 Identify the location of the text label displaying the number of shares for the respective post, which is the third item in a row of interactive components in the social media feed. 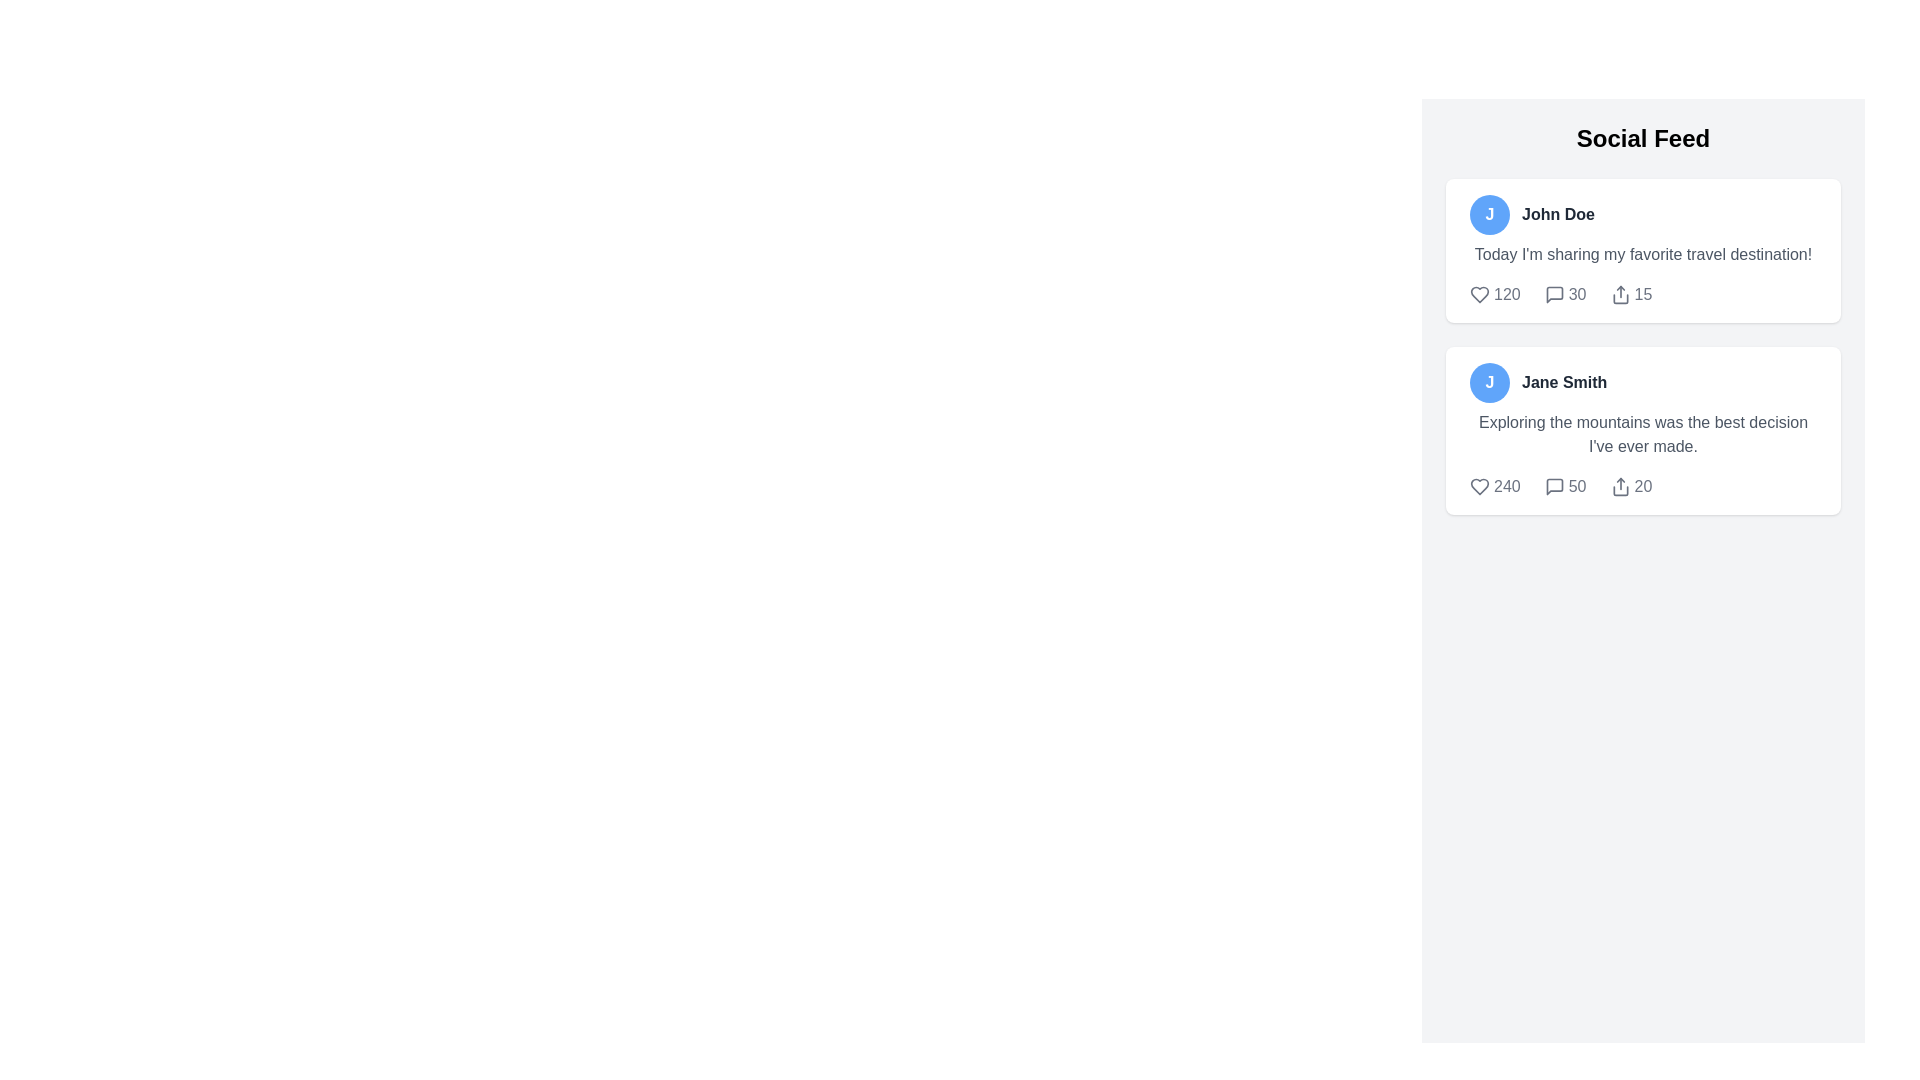
(1631, 486).